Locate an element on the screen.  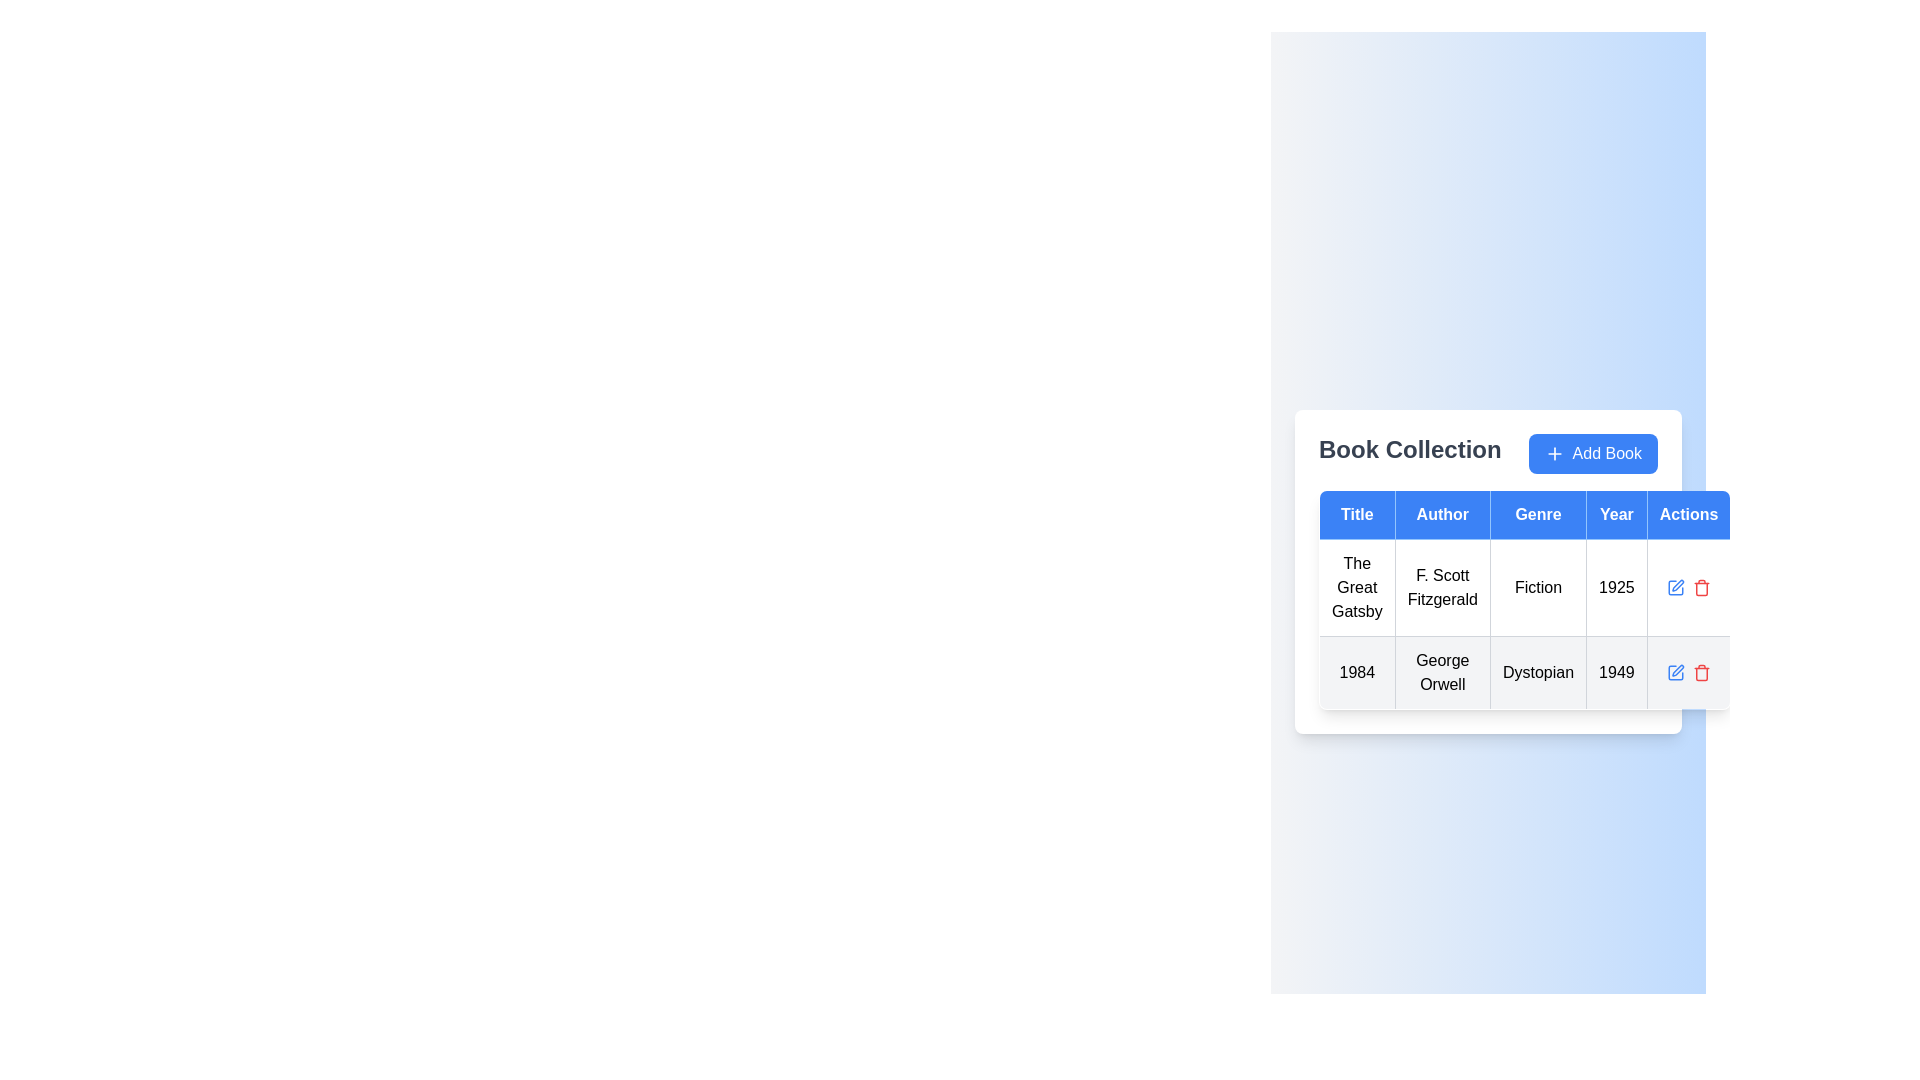
the pen-shaped icon located in the 'Actions' column of the second row of the book table for '1984' by George Orwell via tab navigation is located at coordinates (1678, 670).